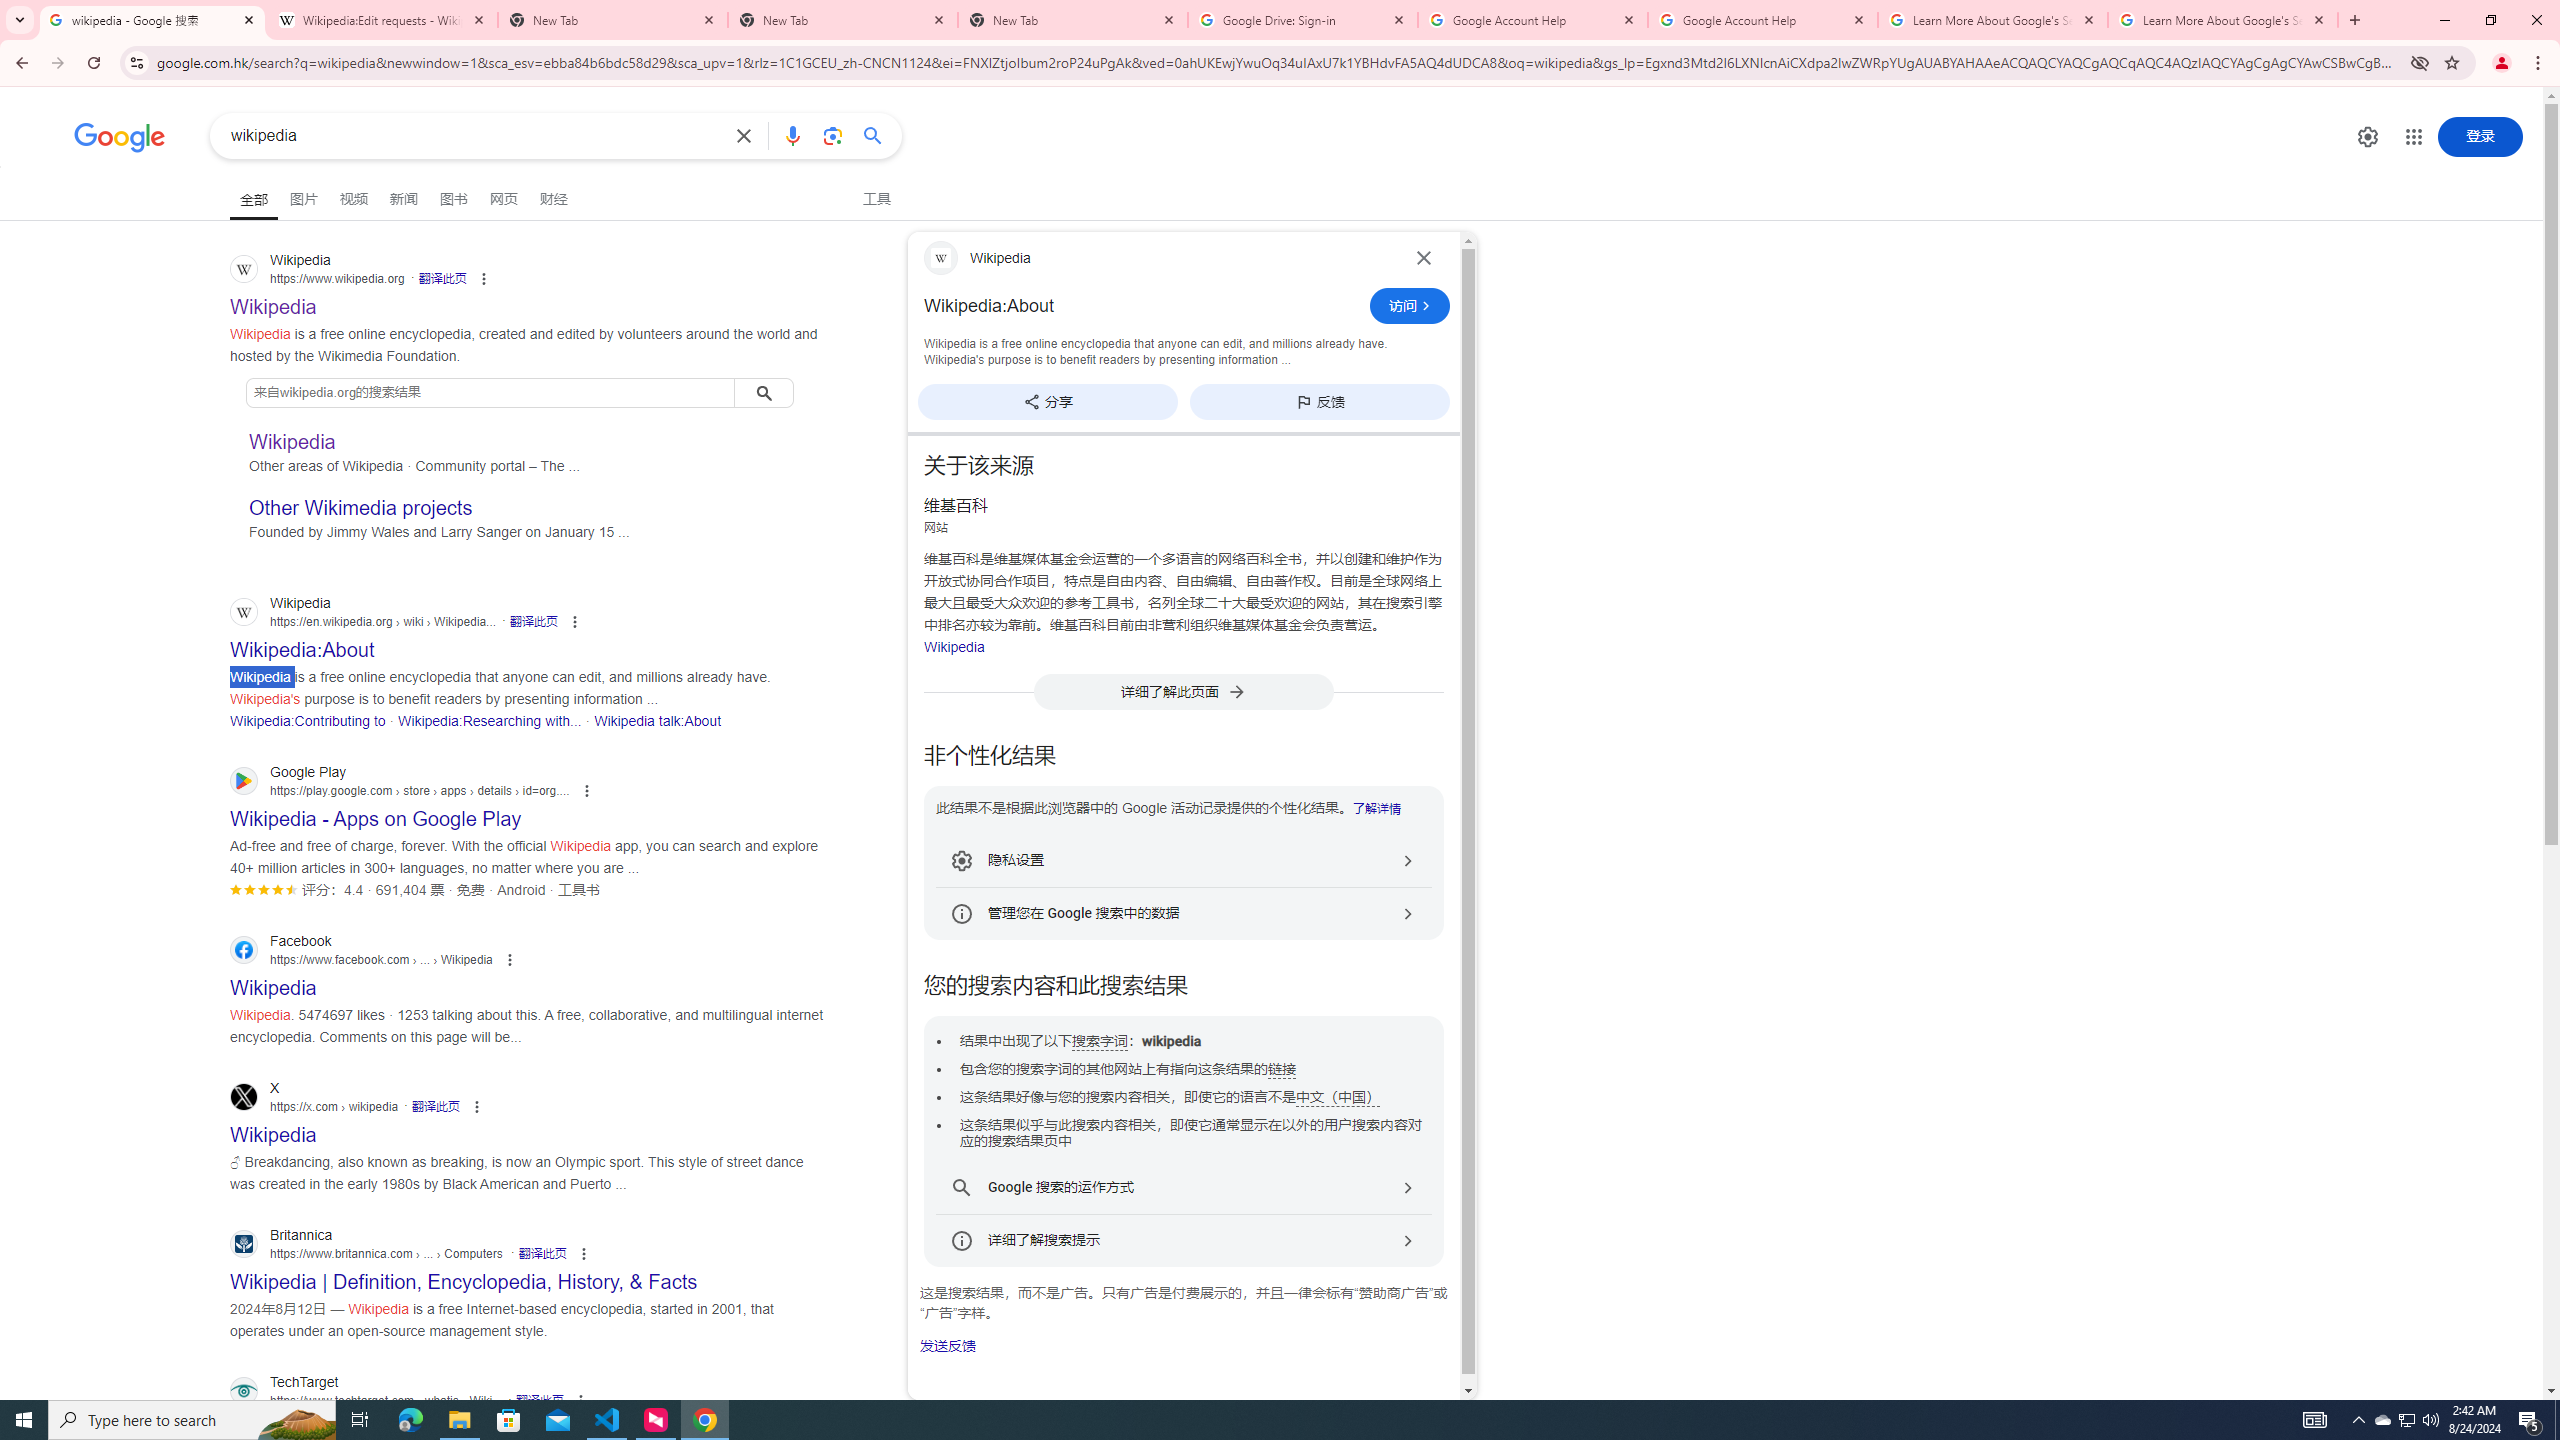  I want to click on 'Google Drive: Sign-in', so click(1303, 19).